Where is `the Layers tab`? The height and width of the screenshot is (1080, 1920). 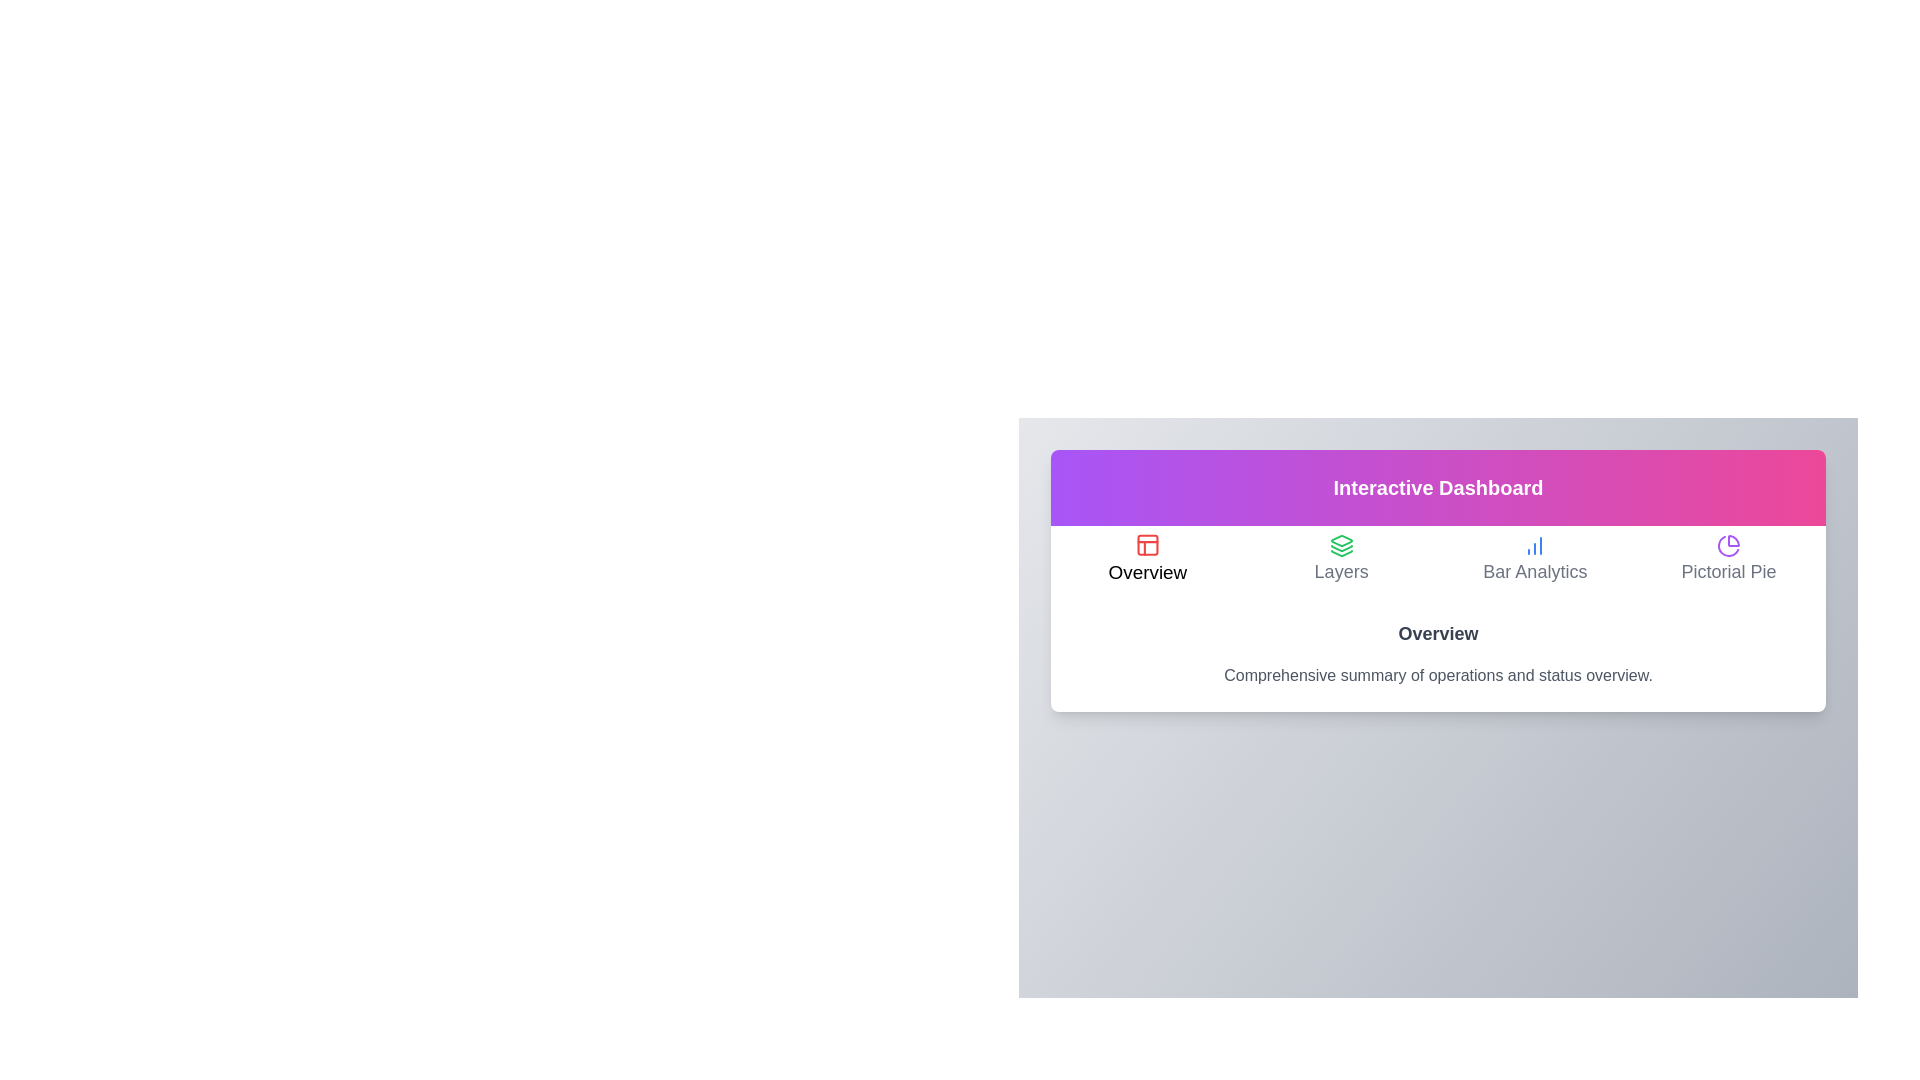
the Layers tab is located at coordinates (1341, 560).